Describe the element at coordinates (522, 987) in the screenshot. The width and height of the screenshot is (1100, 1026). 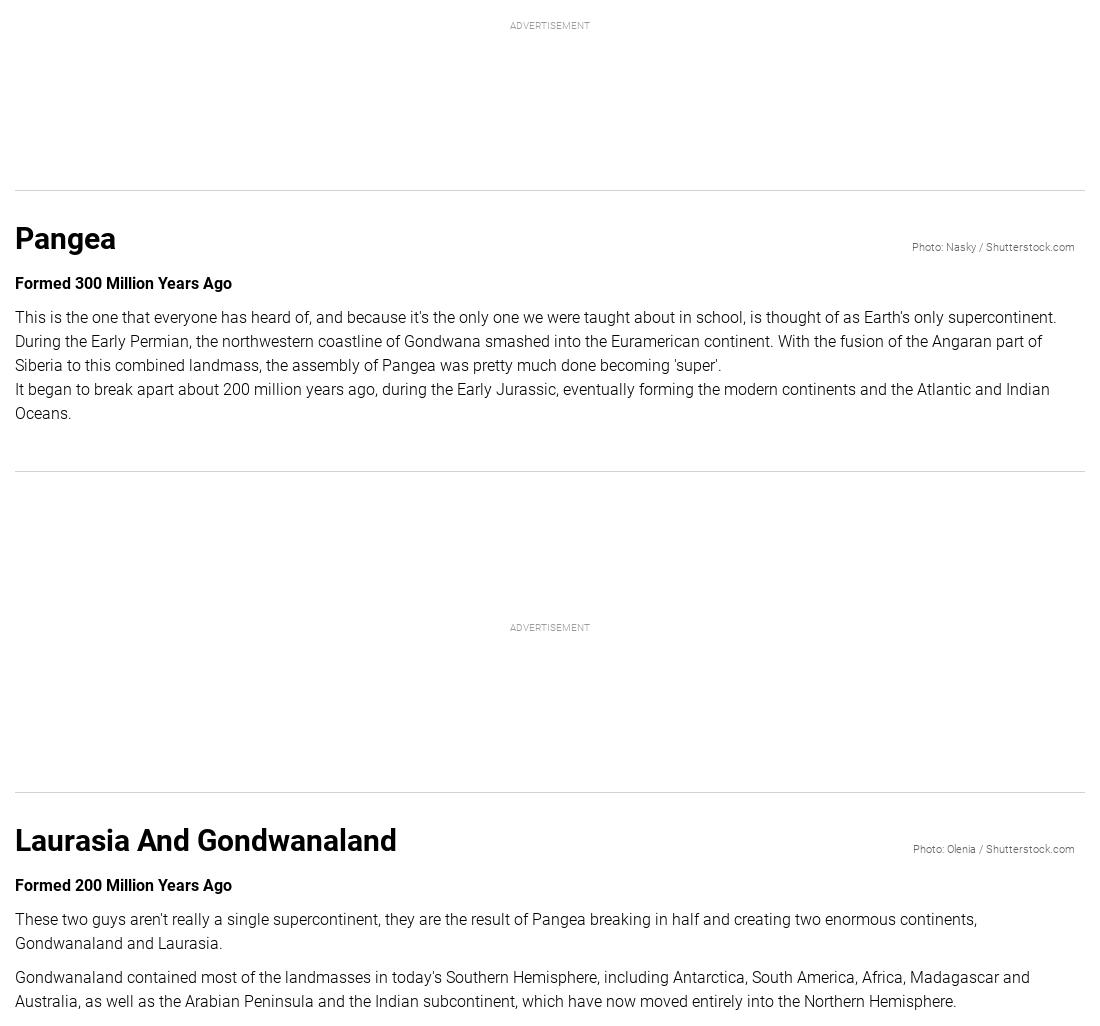
I see `'Gondwanaland contained most of the landmasses in today's Southern Hemisphere, including Antarctica, South America, Africa, Madagascar and Australia, as well as the Arabian Peninsula and the Indian subcontinent, which have now moved entirely into the Northern Hemisphere.'` at that location.